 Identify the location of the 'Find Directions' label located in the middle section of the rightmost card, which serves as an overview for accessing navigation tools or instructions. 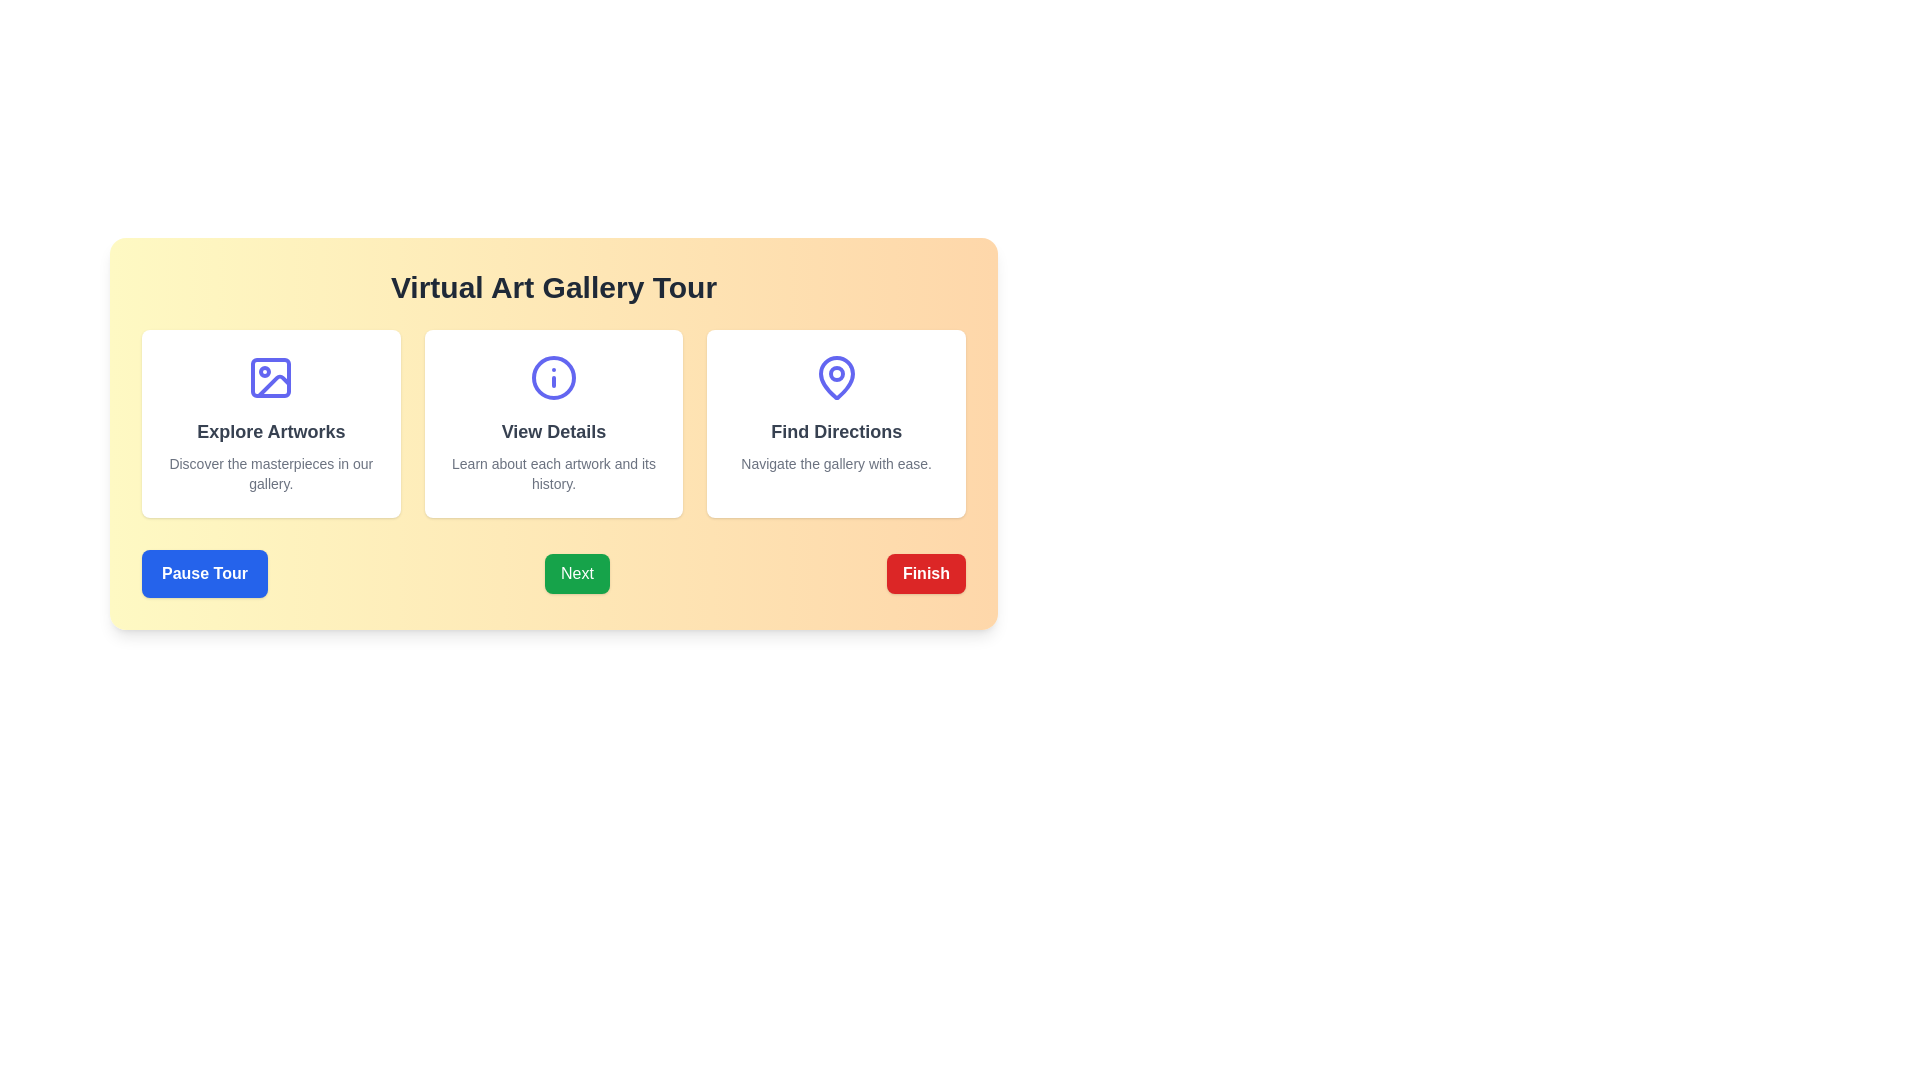
(836, 431).